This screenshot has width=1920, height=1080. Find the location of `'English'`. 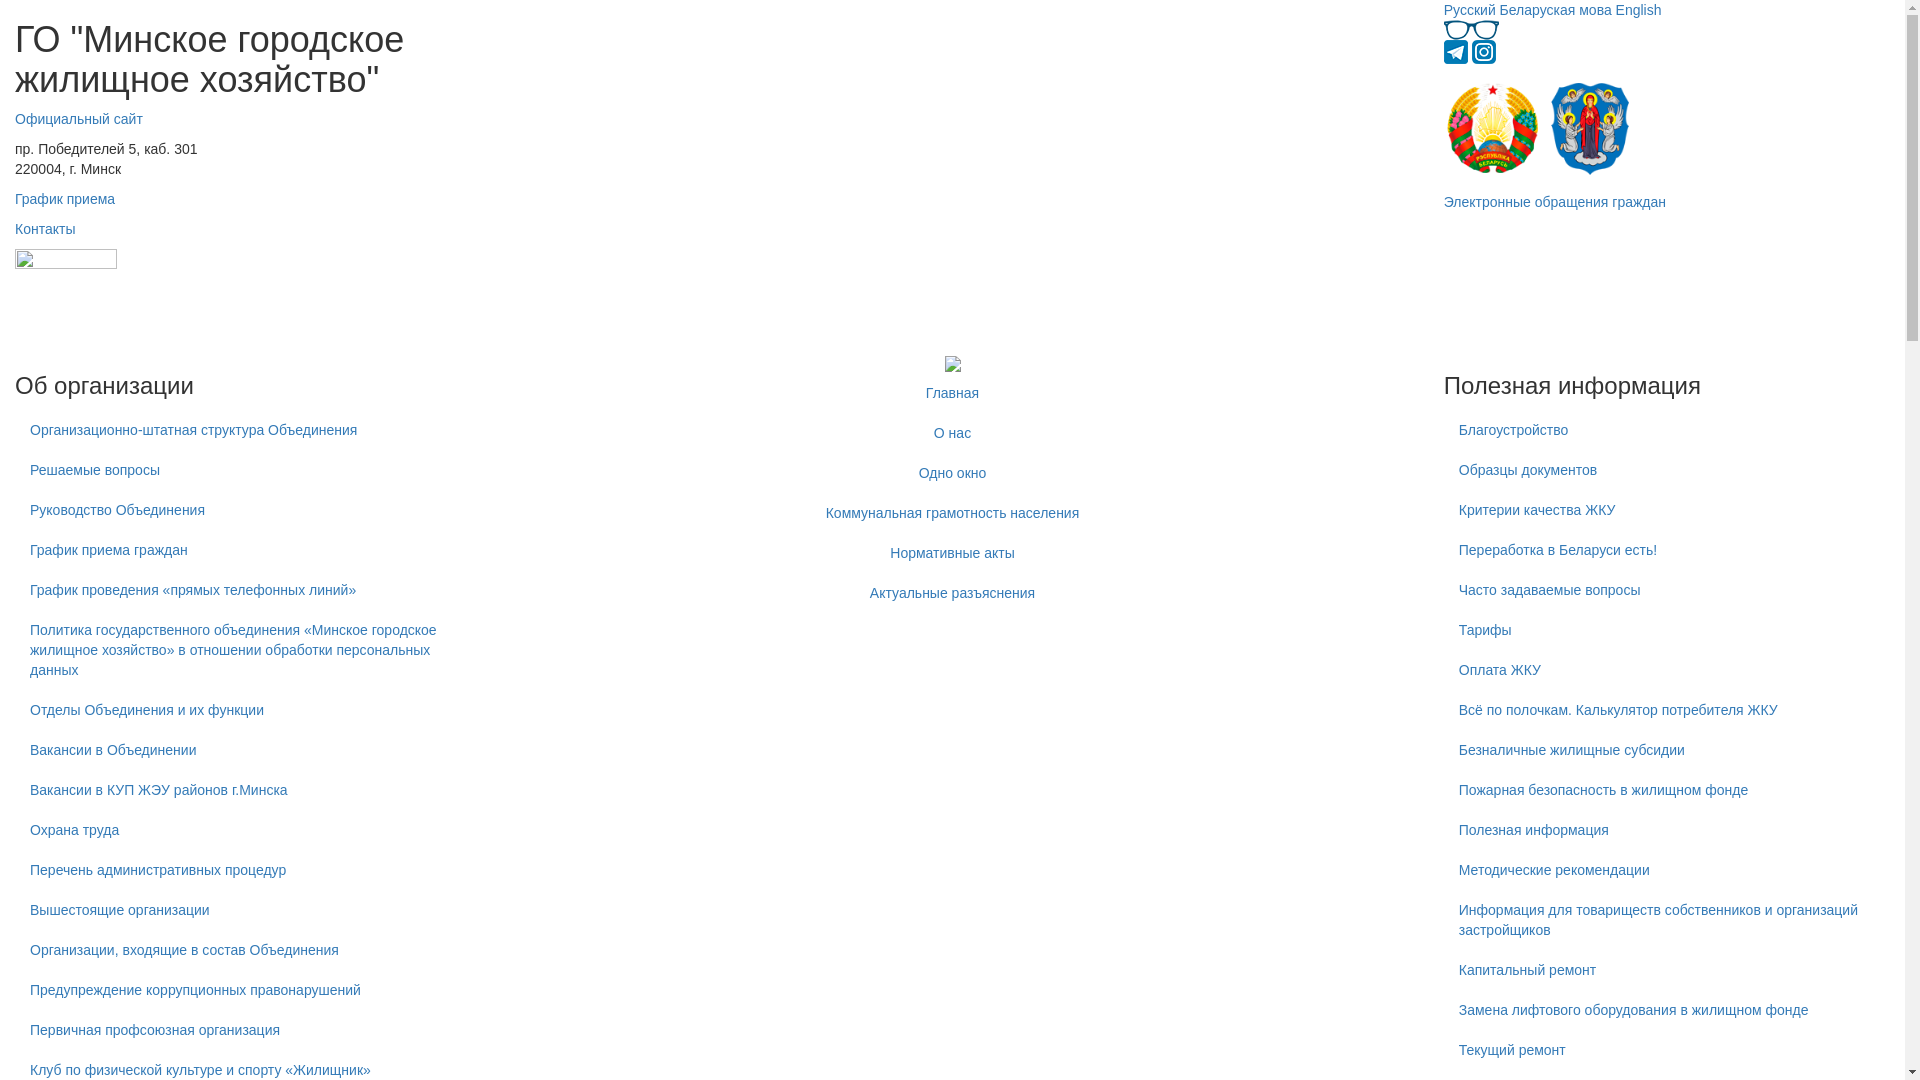

'English' is located at coordinates (1638, 10).